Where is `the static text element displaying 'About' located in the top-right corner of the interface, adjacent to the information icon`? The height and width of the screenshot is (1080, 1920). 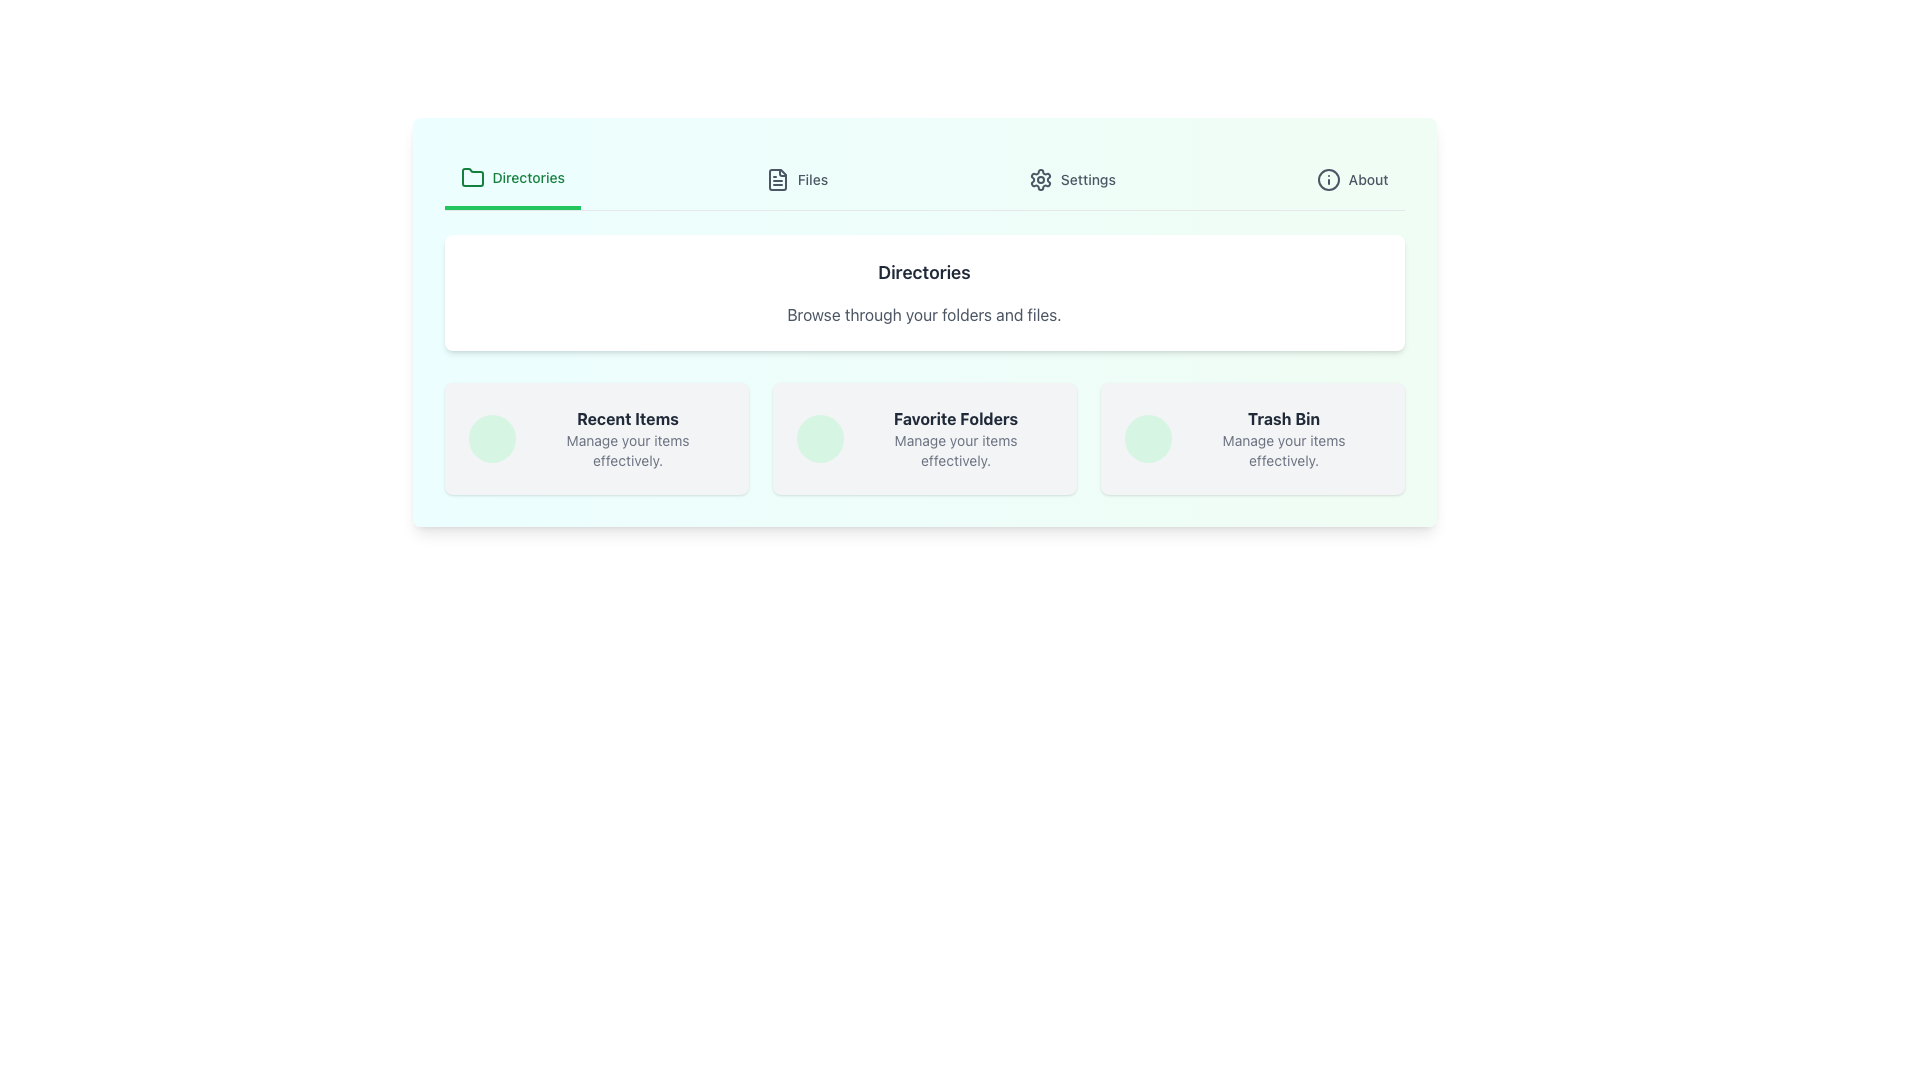
the static text element displaying 'About' located in the top-right corner of the interface, adjacent to the information icon is located at coordinates (1367, 180).